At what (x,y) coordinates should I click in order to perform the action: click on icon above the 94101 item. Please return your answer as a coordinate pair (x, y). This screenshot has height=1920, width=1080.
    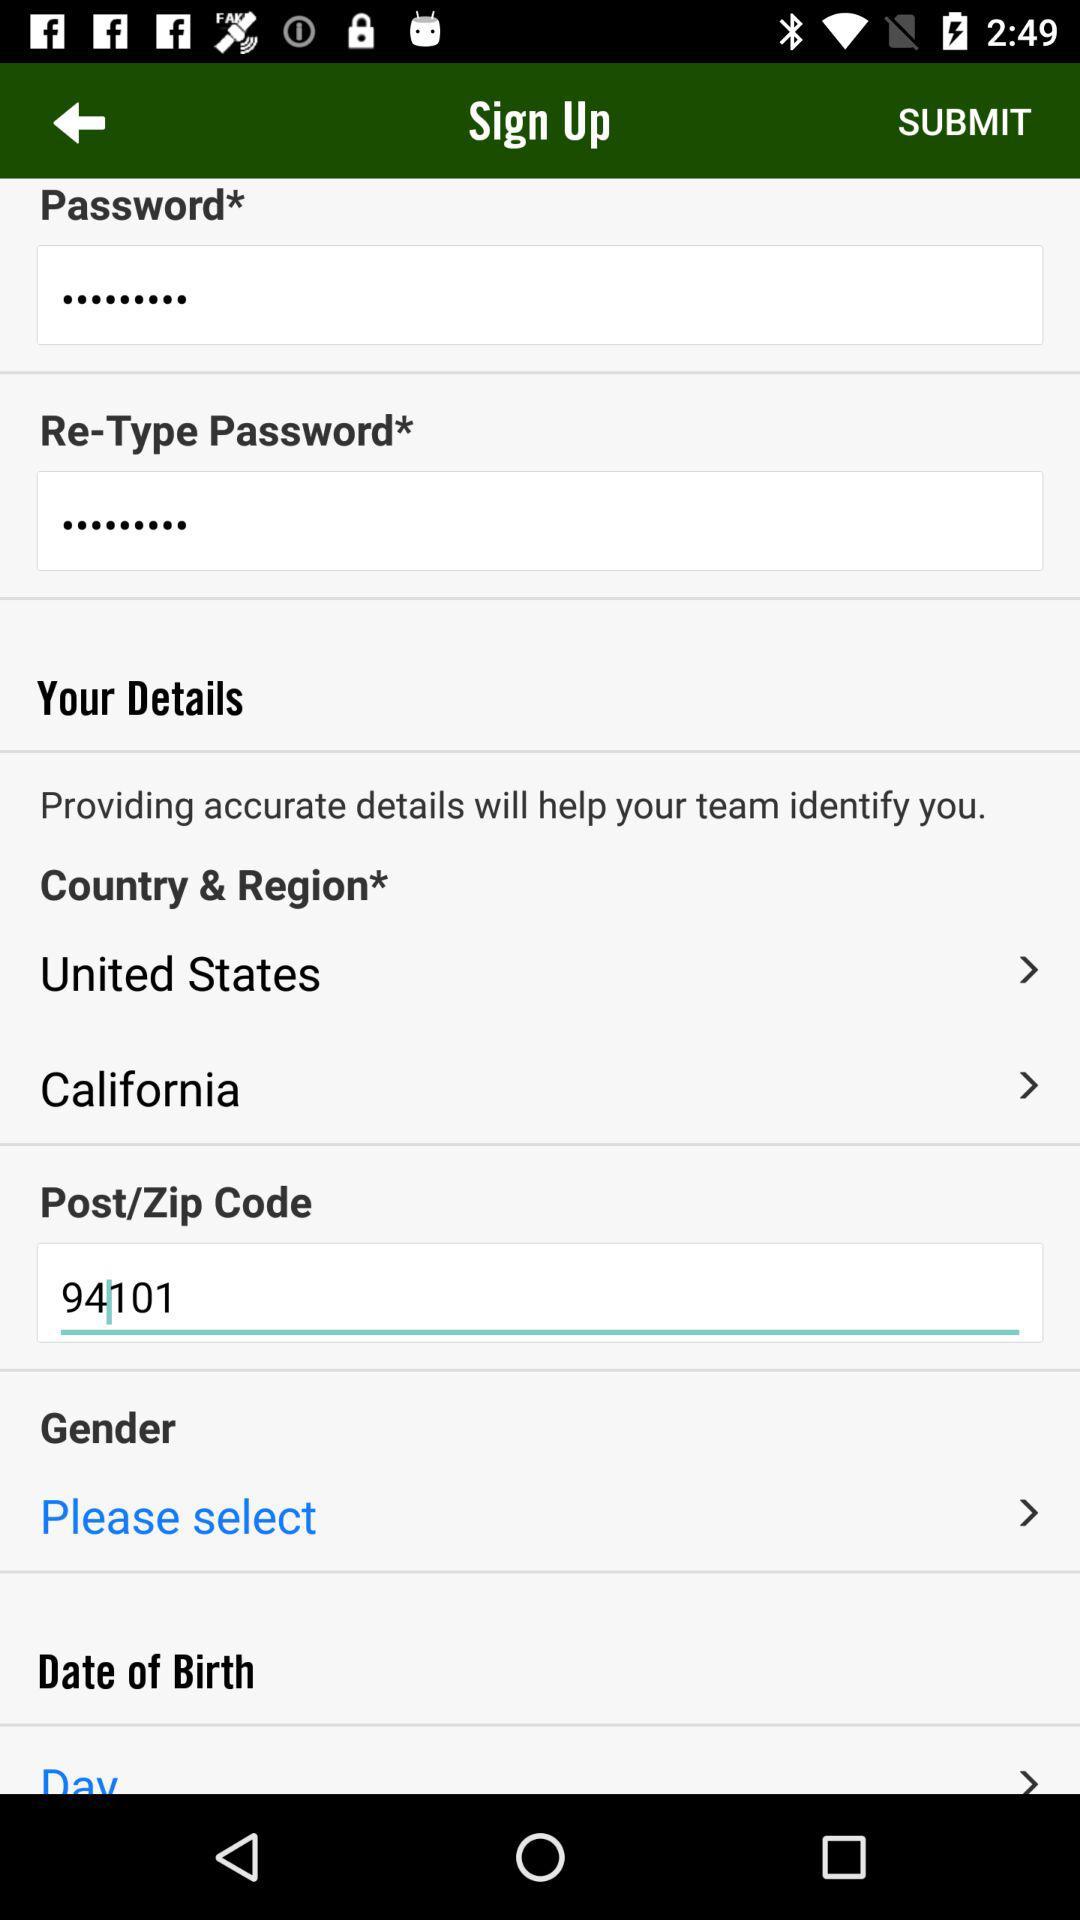
    Looking at the image, I should click on (540, 1200).